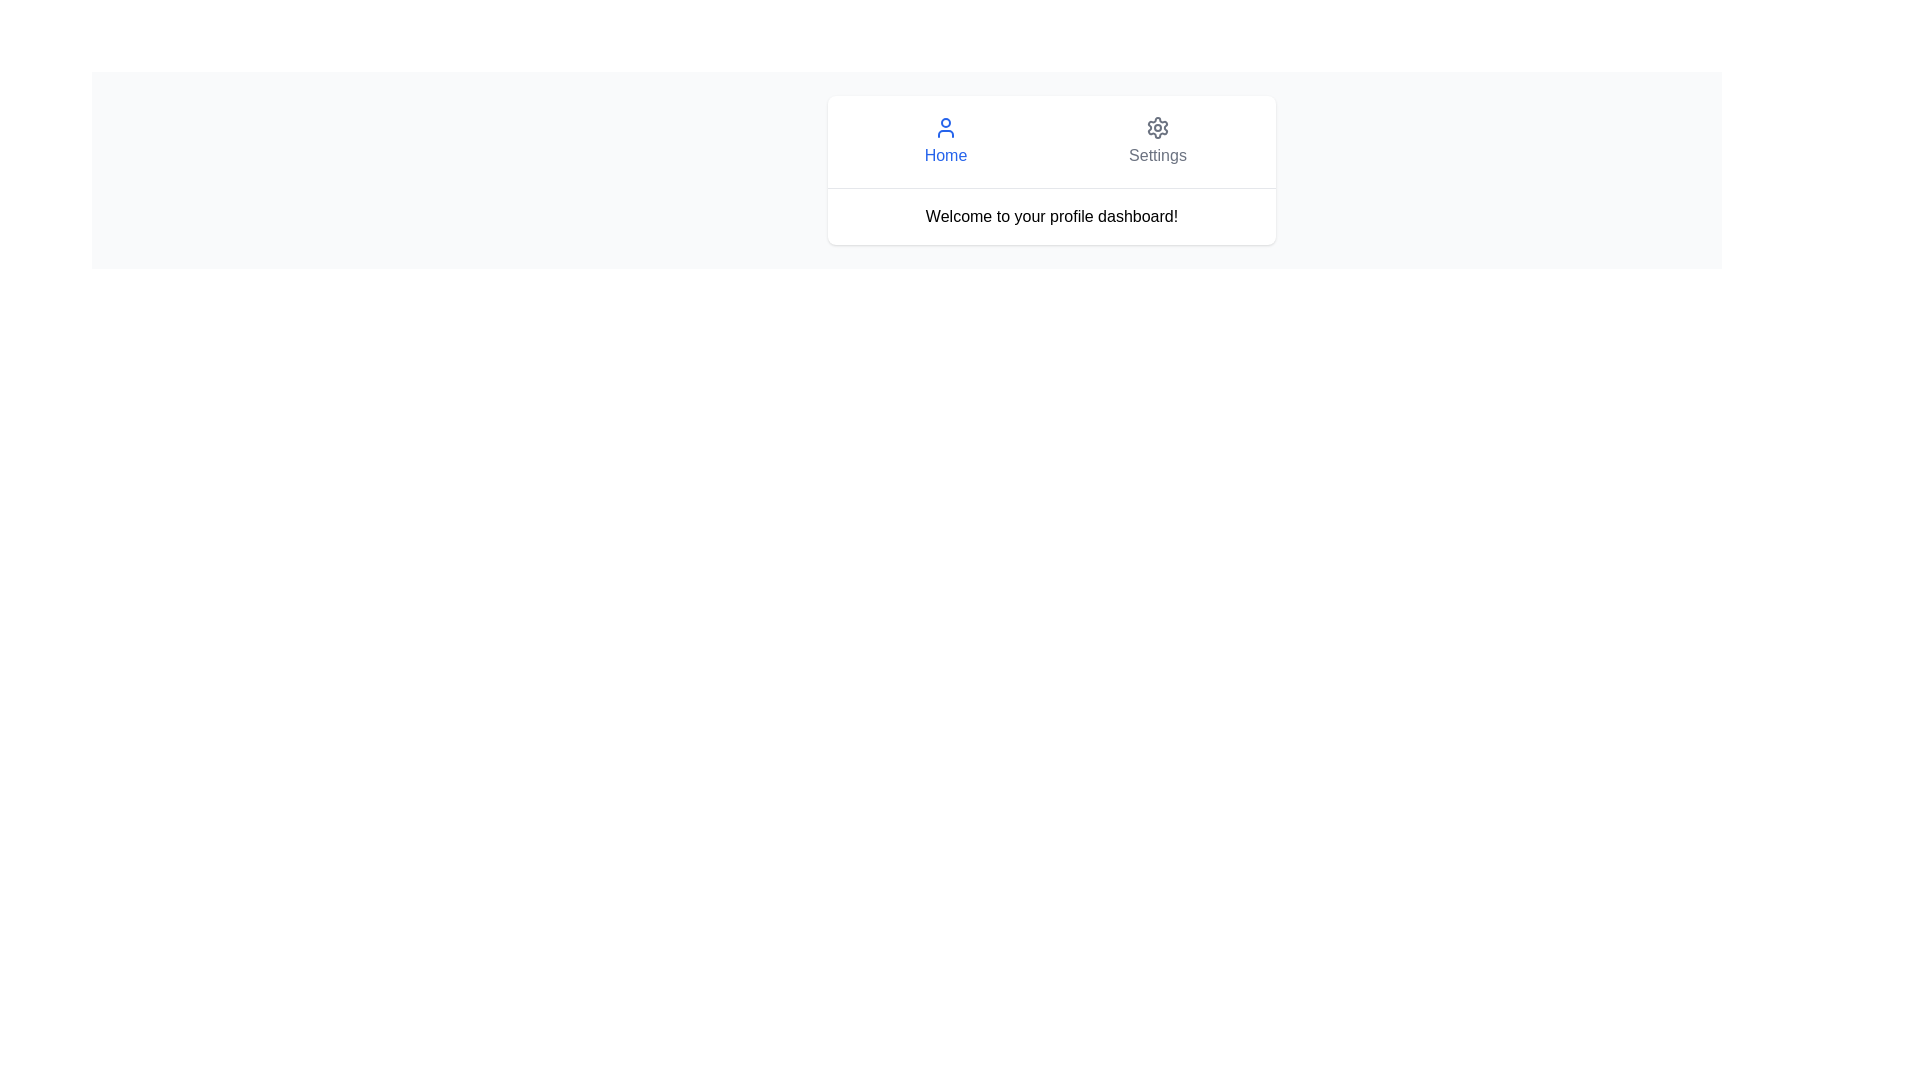 Image resolution: width=1920 pixels, height=1080 pixels. I want to click on the welcoming header static text on the profile dashboard, located centrally below the 'Home' and 'Settings' navigation links, so click(1050, 216).